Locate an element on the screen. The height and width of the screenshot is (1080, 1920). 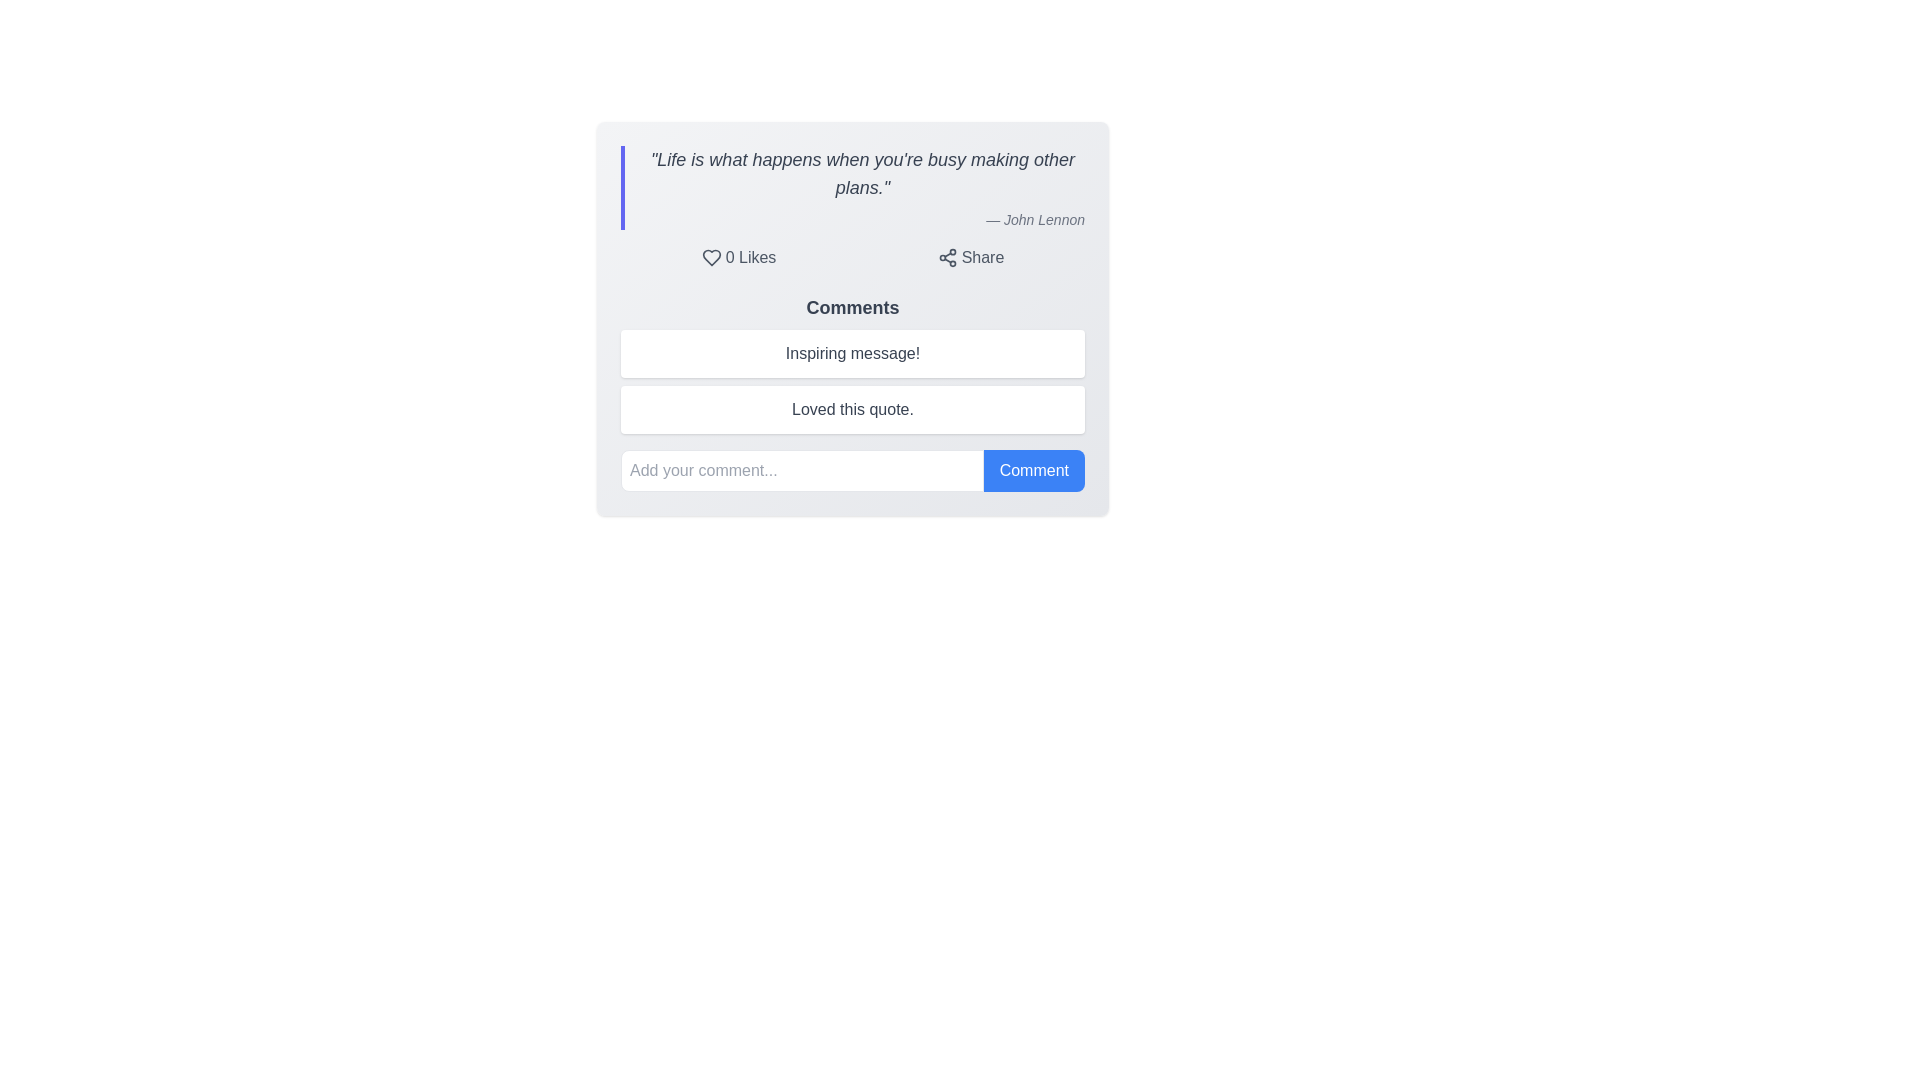
the 'Share' button with a small share icon, located to the right of the '0 Likes' button, to change its text color to blue is located at coordinates (970, 257).